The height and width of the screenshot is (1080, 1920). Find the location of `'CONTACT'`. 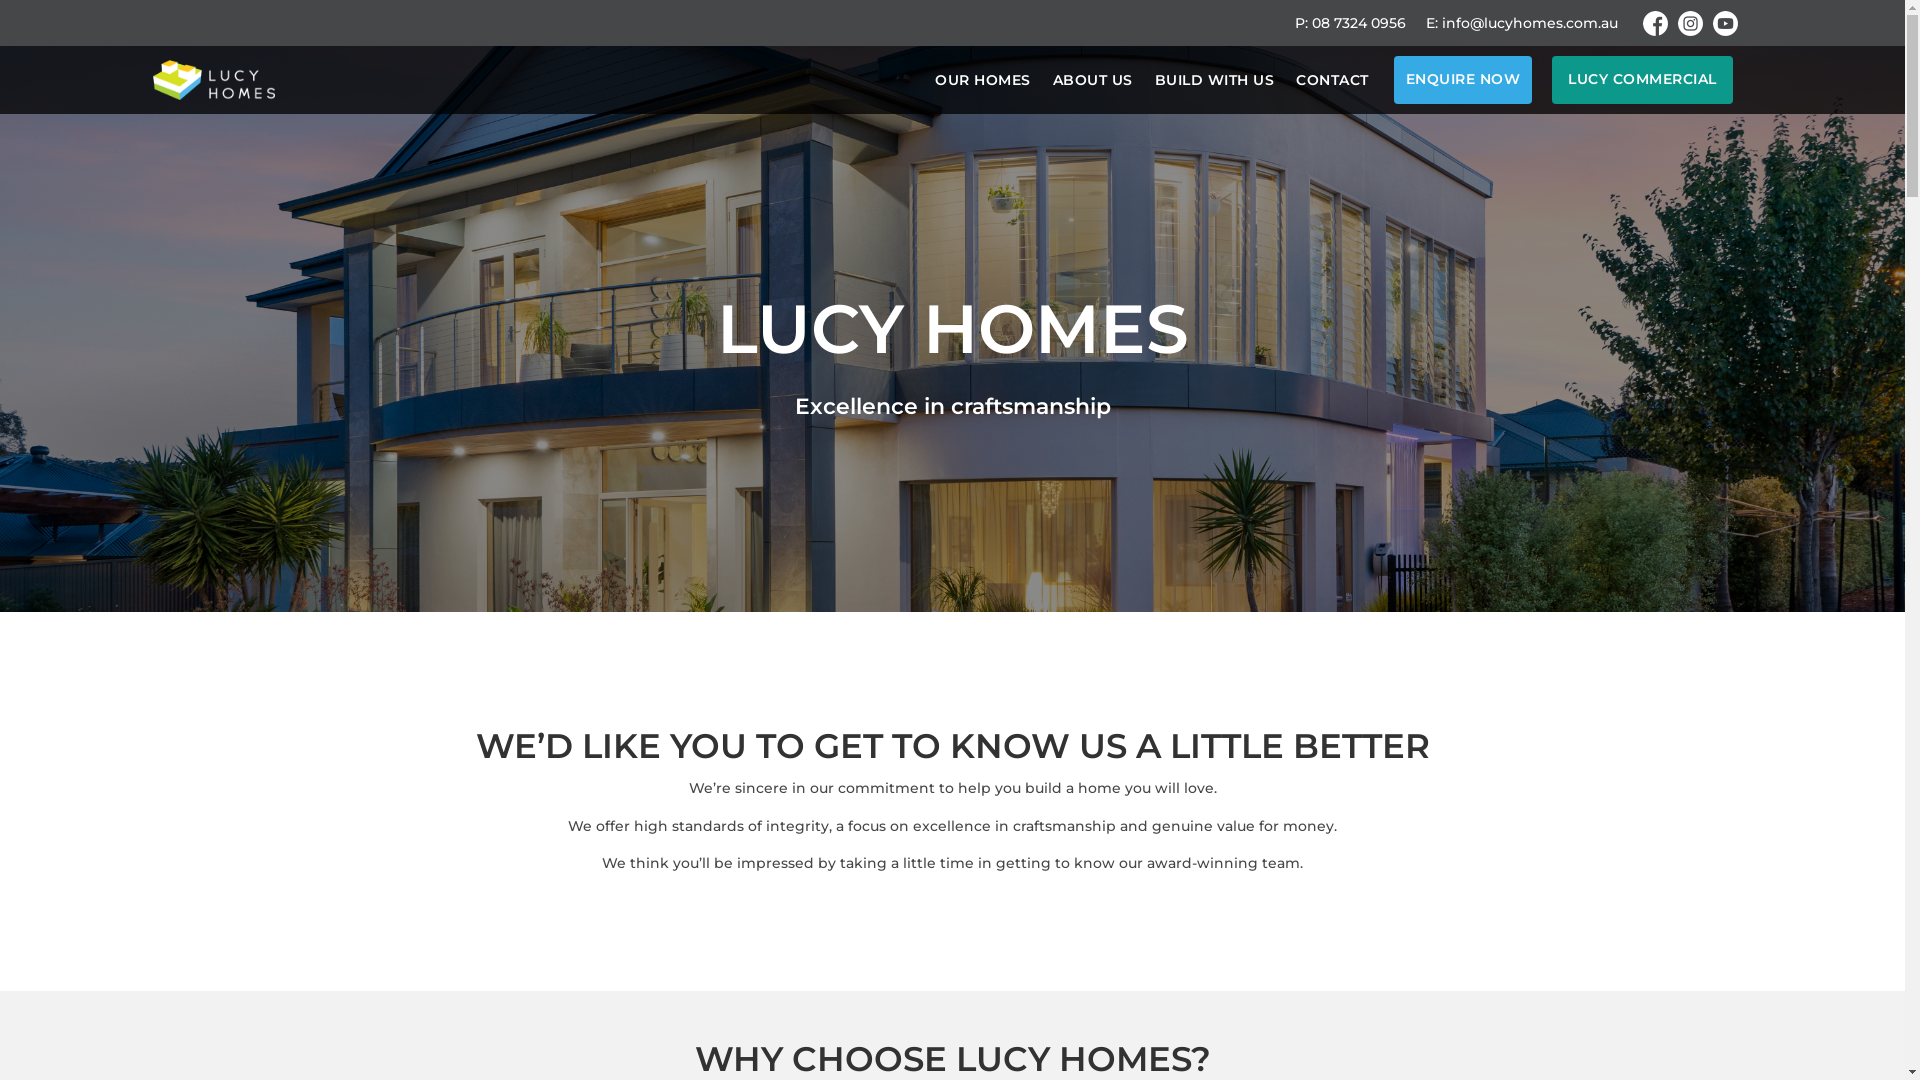

'CONTACT' is located at coordinates (1332, 79).